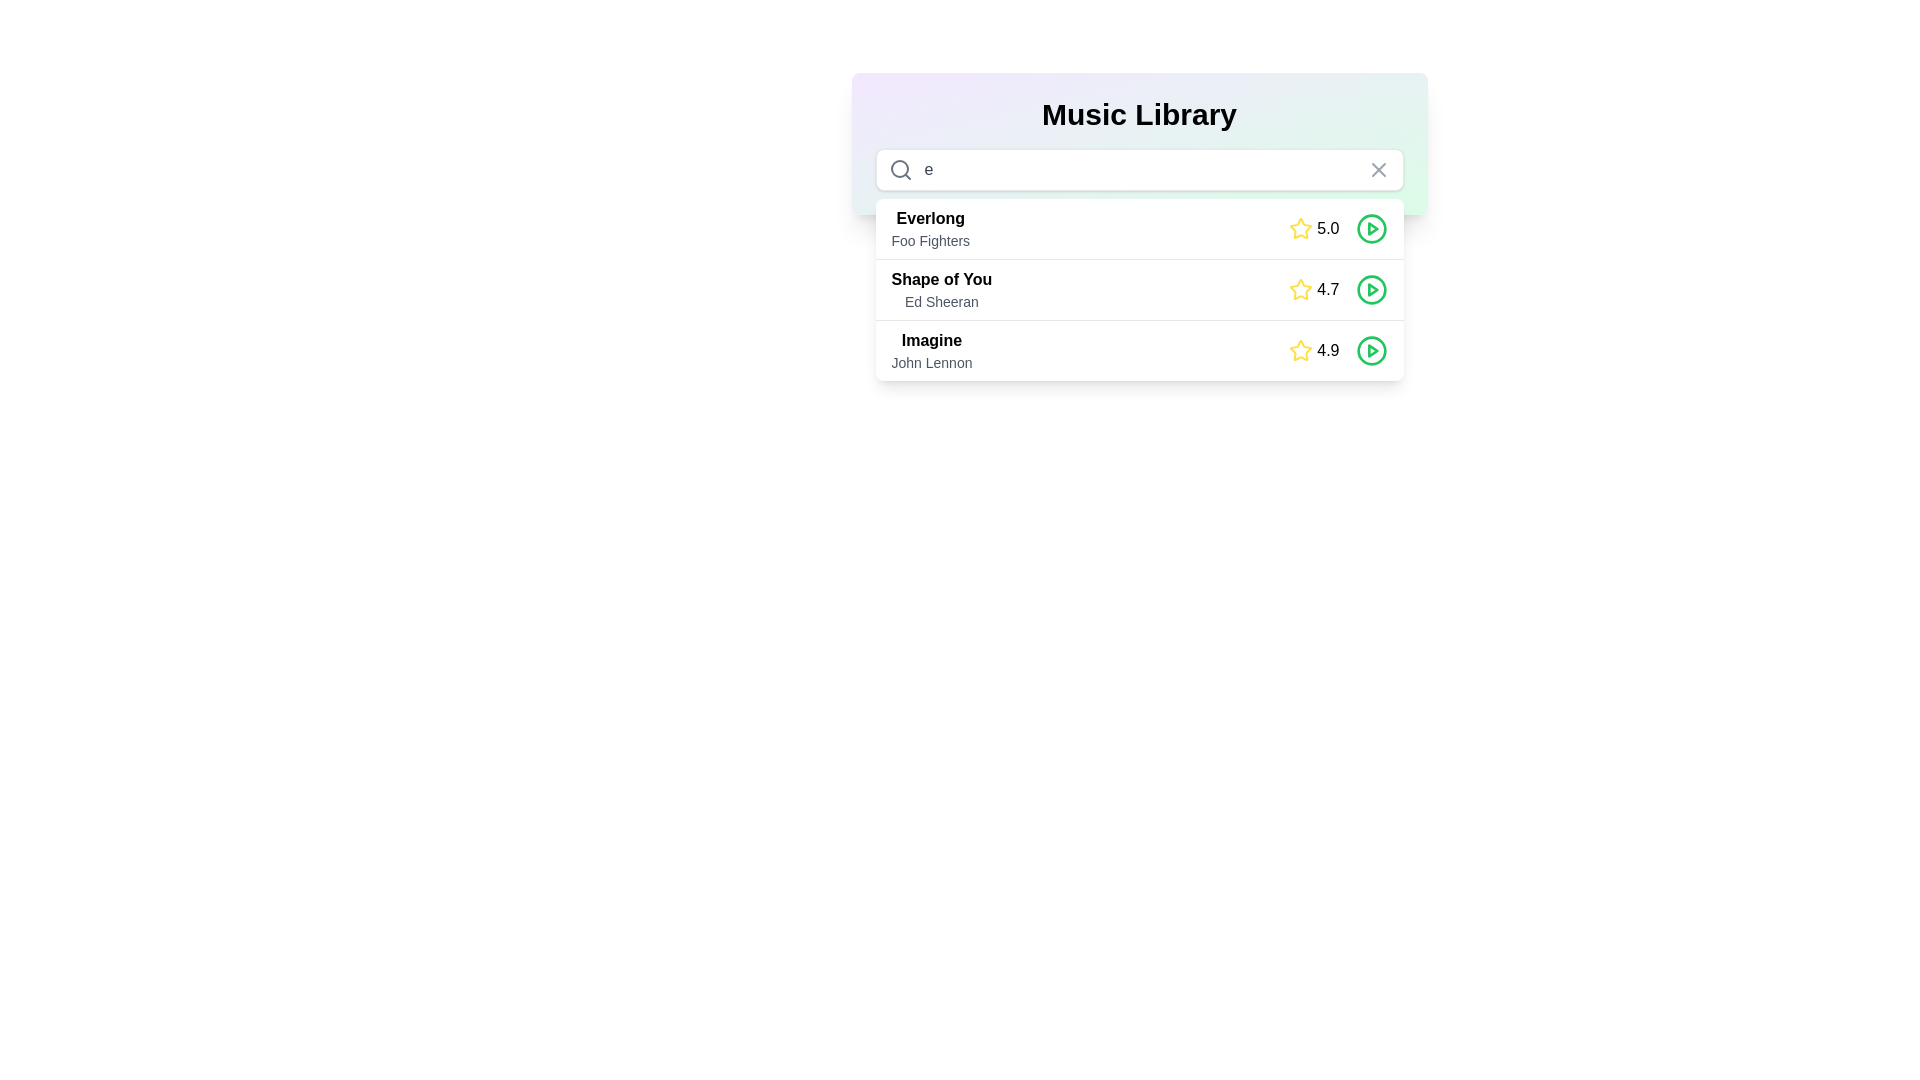 Image resolution: width=1920 pixels, height=1080 pixels. What do you see at coordinates (1371, 289) in the screenshot?
I see `the play icon in the second interactive row for the song 'Shape of You' by Ed Sheeran` at bounding box center [1371, 289].